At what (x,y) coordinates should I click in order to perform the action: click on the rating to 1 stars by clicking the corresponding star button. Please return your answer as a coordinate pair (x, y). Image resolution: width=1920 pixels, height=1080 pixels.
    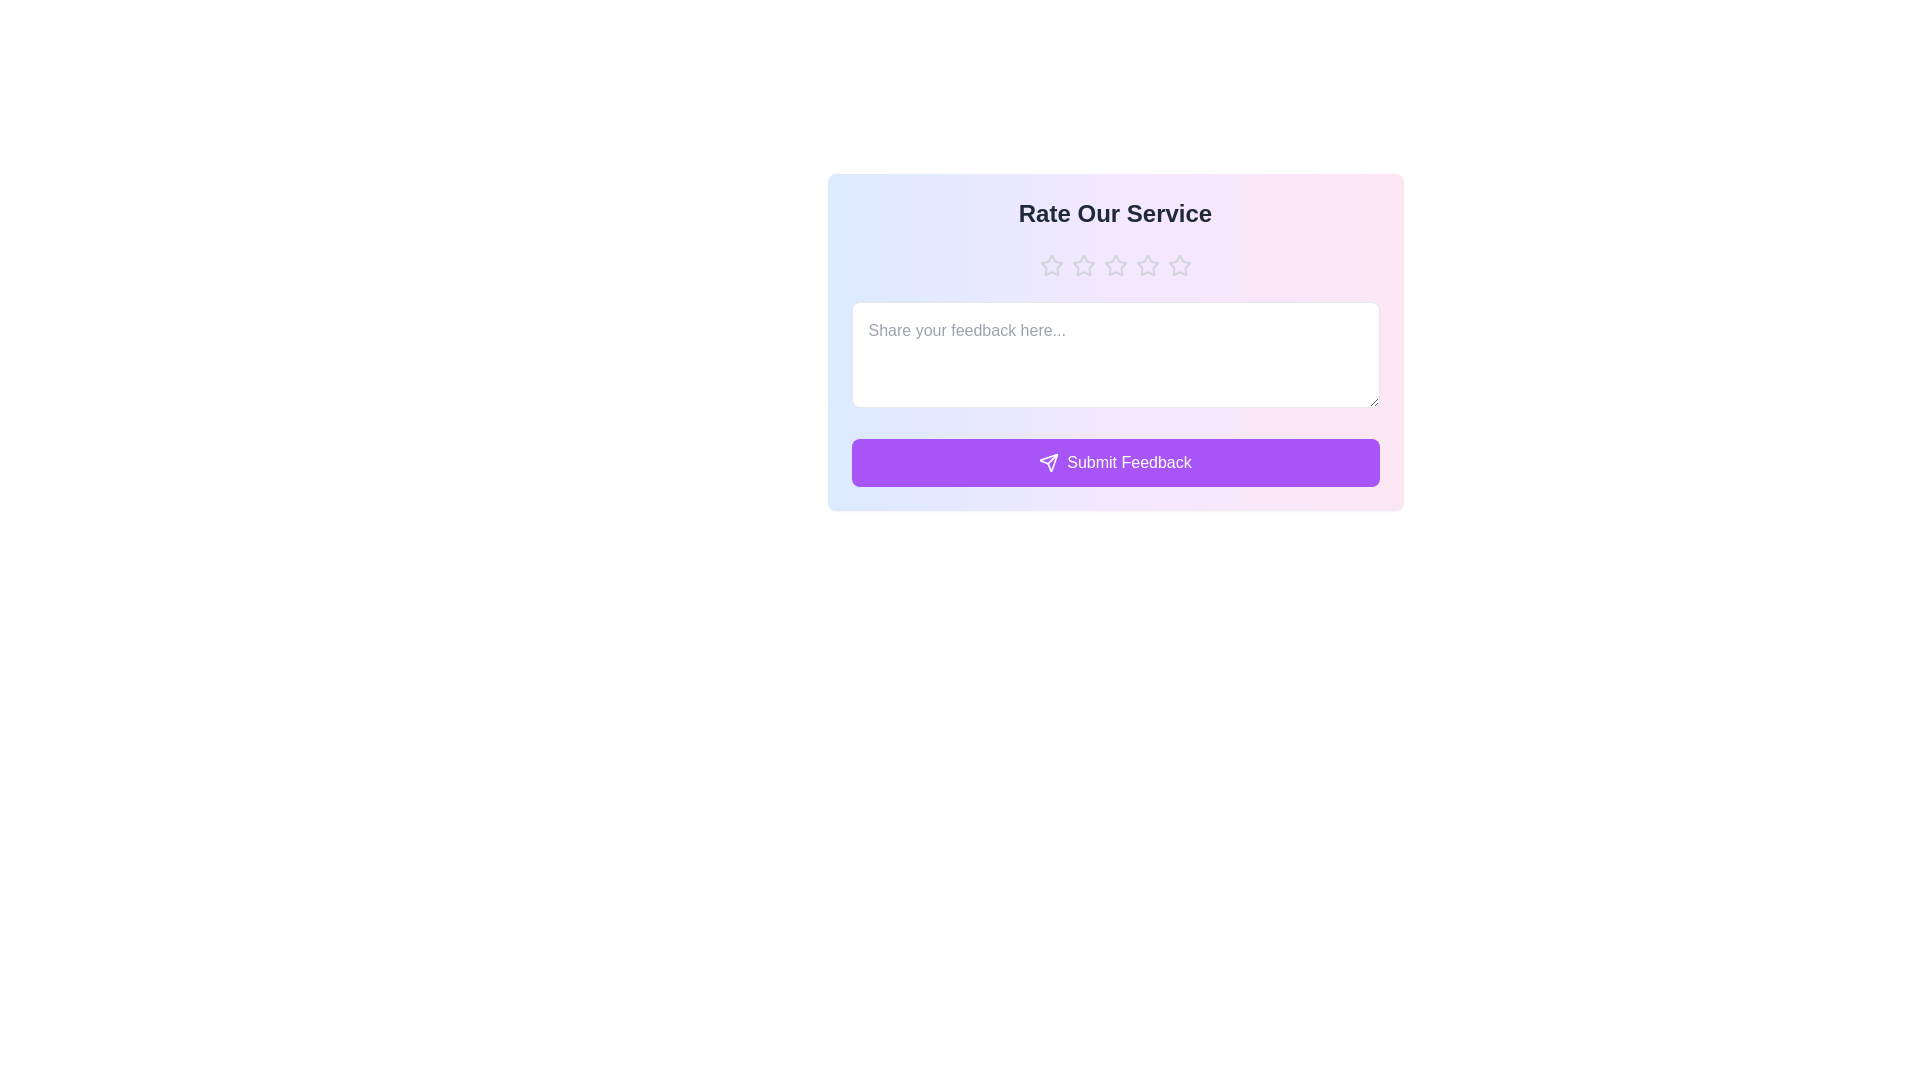
    Looking at the image, I should click on (1050, 265).